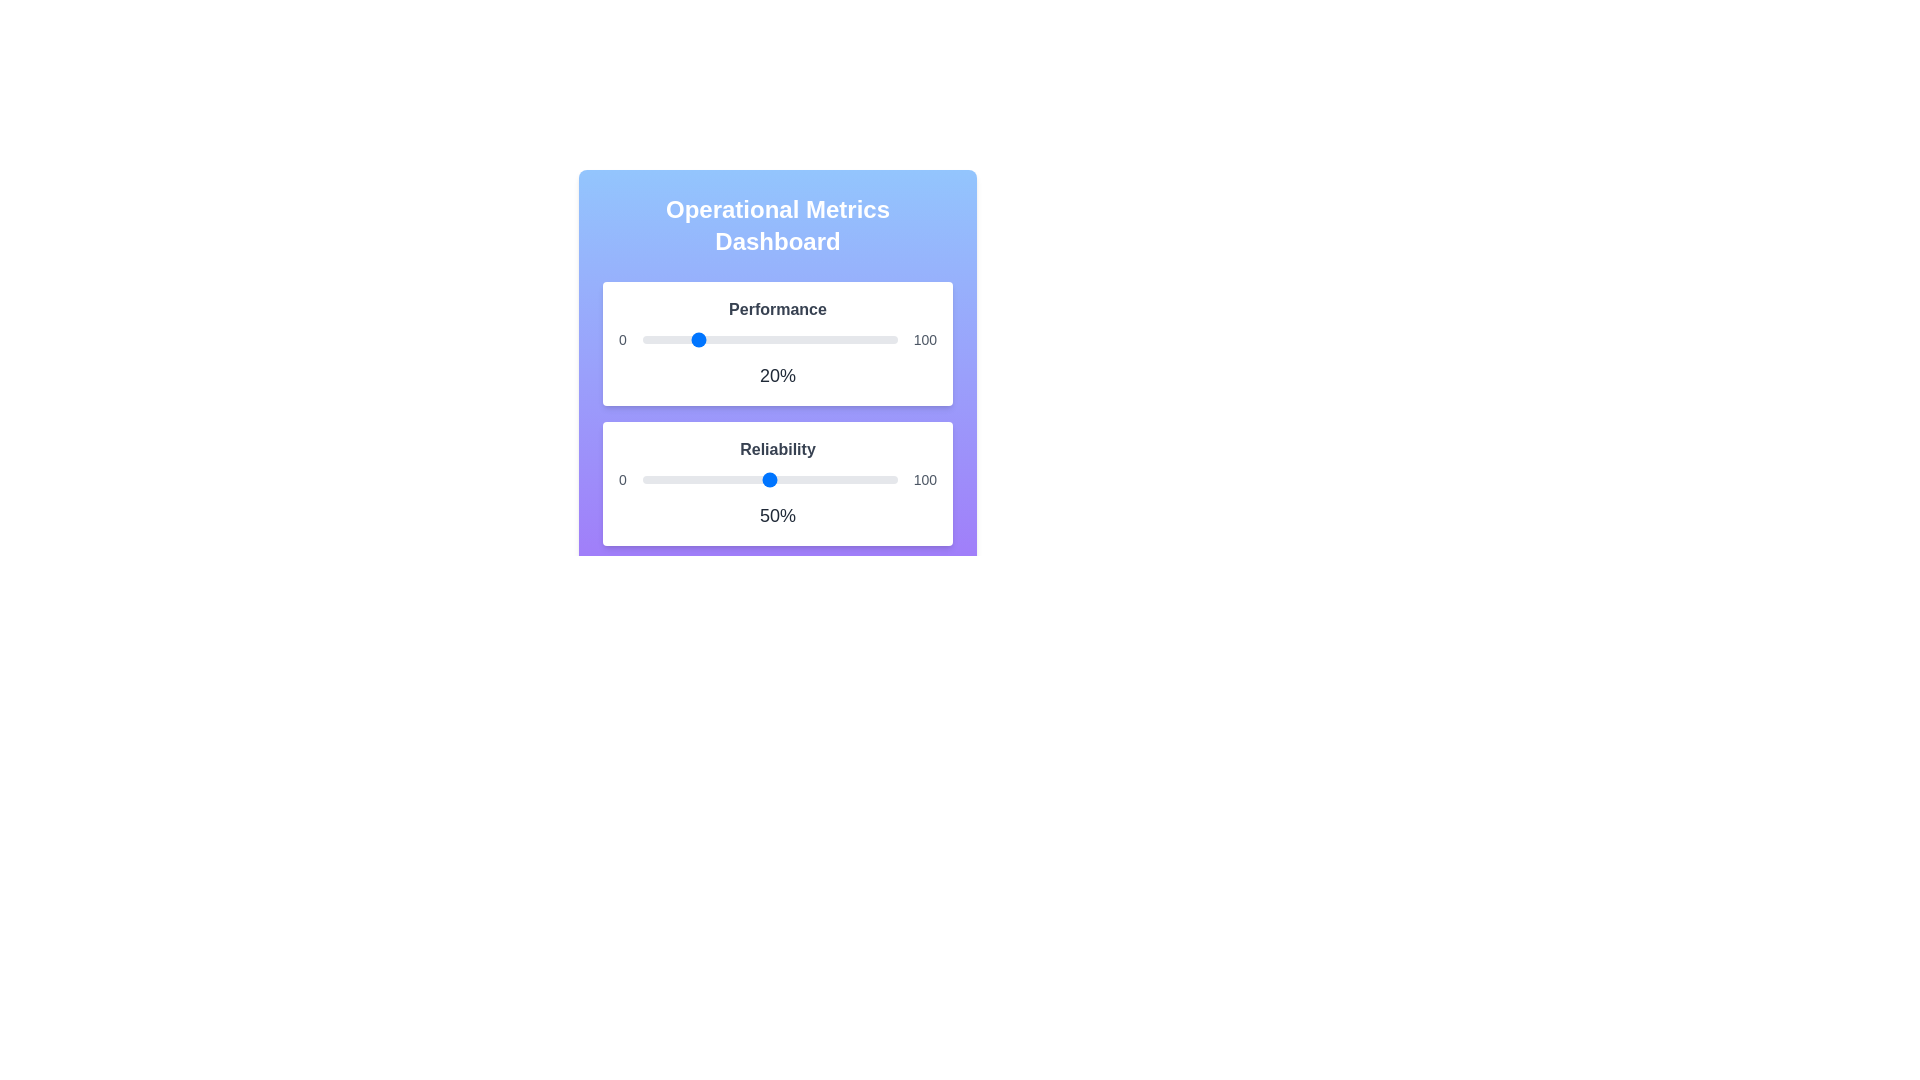 The image size is (1920, 1080). I want to click on the reliability slider, so click(655, 479).